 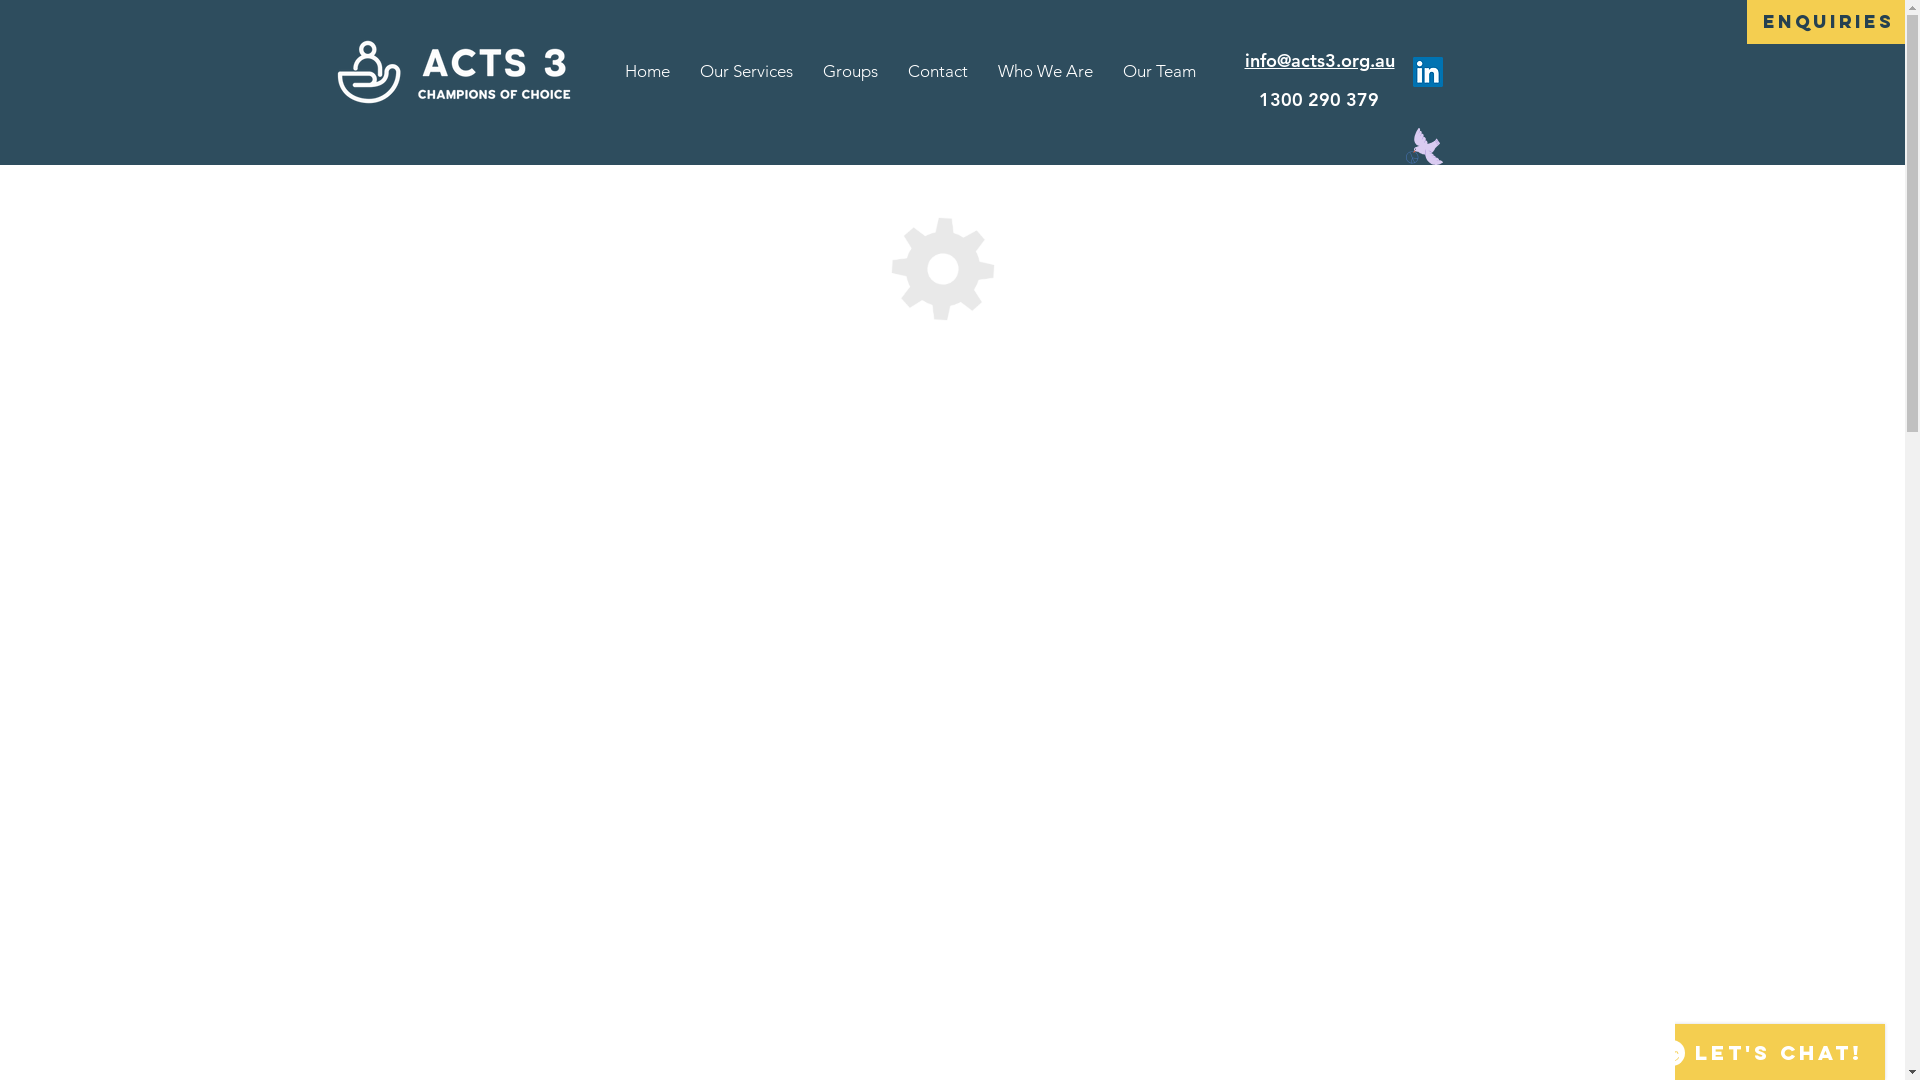 What do you see at coordinates (936, 70) in the screenshot?
I see `'Contact'` at bounding box center [936, 70].